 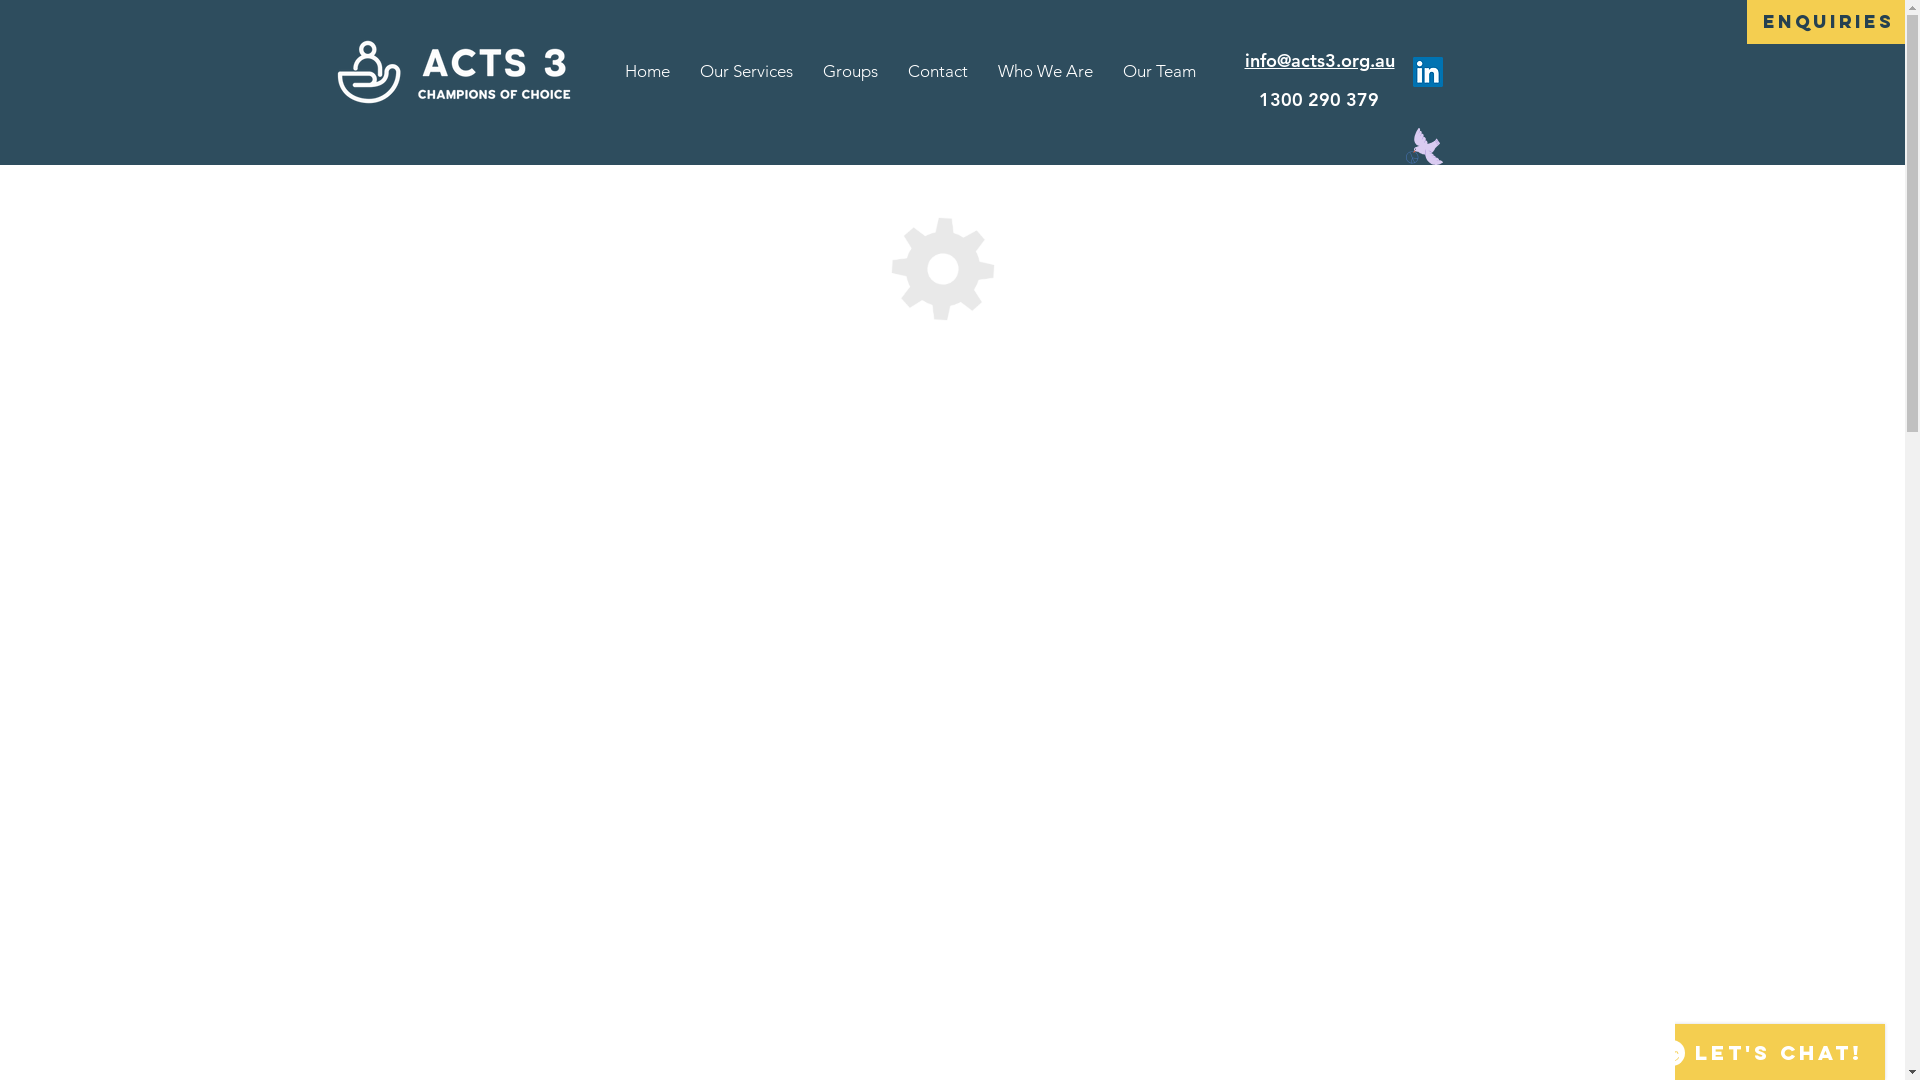 What do you see at coordinates (936, 70) in the screenshot?
I see `'Contact'` at bounding box center [936, 70].